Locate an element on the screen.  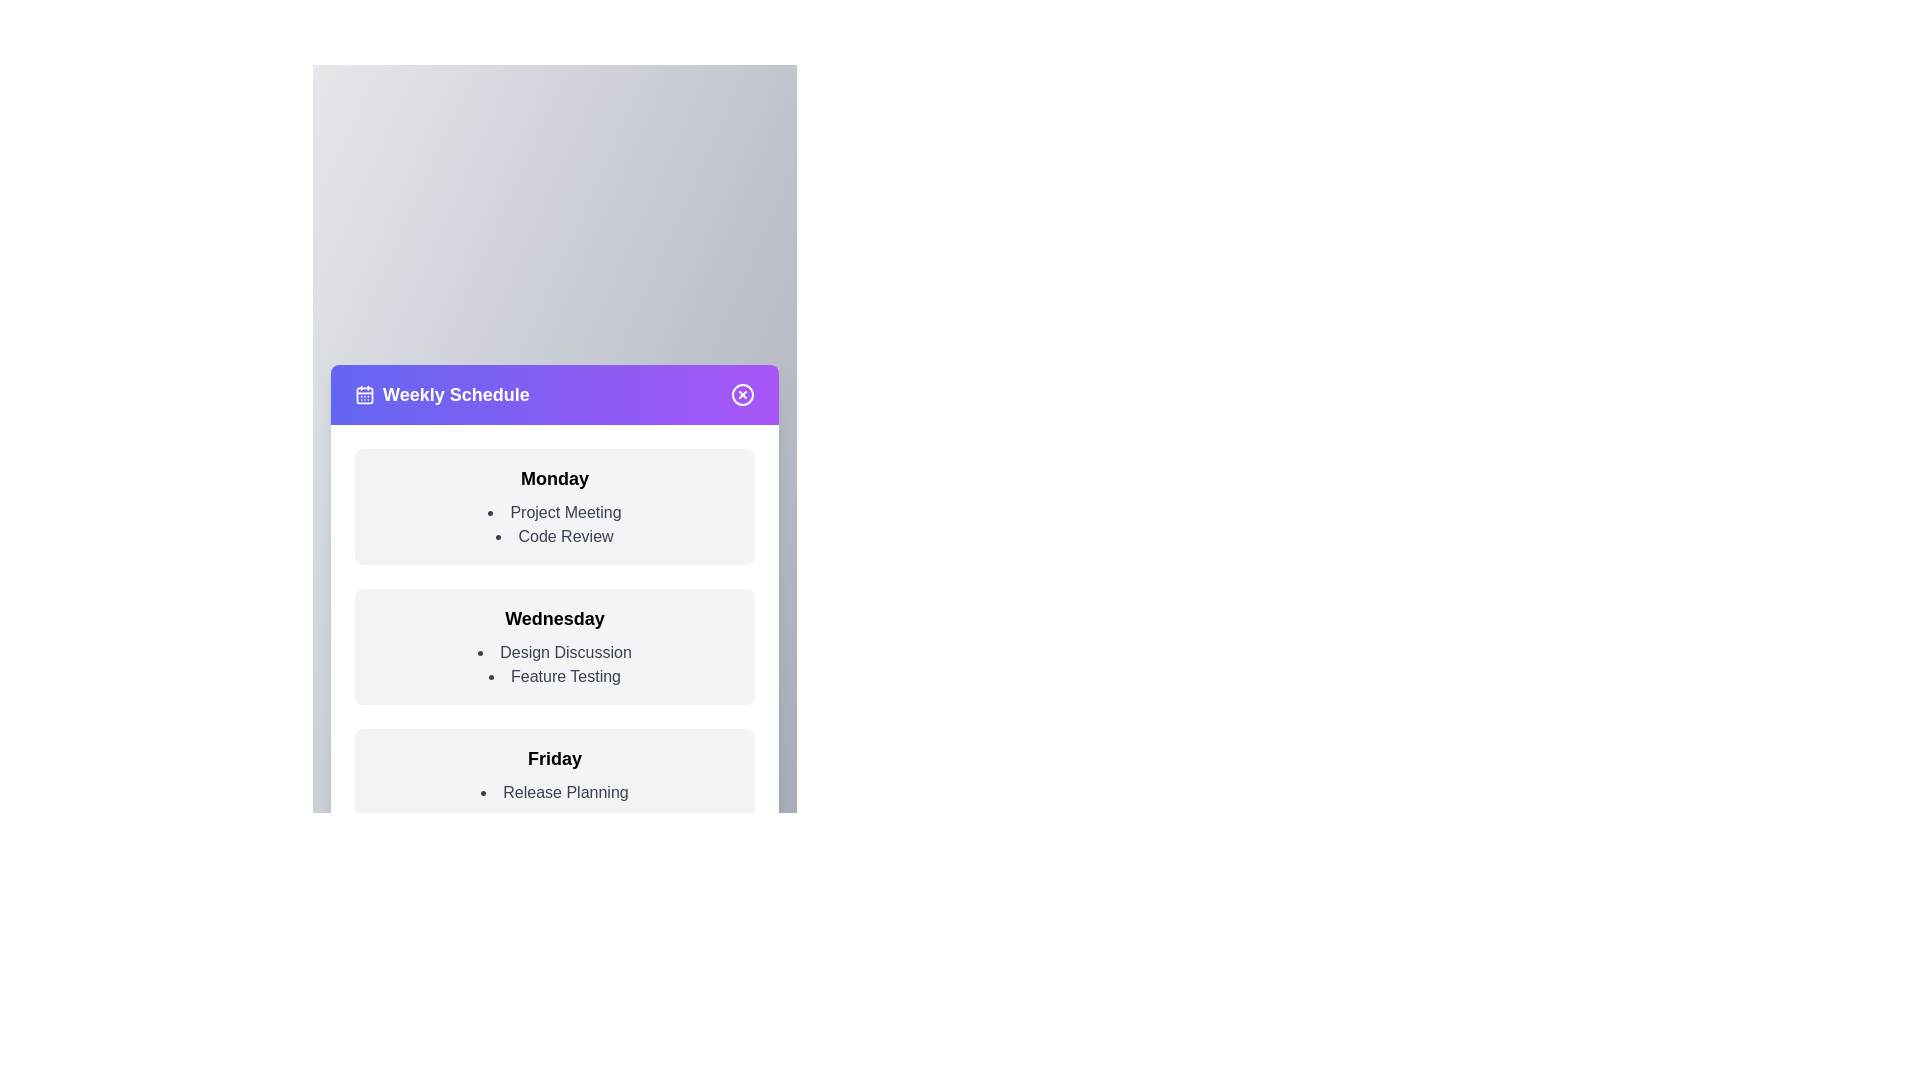
close button to dismiss the Weekly Schedule dialog is located at coordinates (742, 394).